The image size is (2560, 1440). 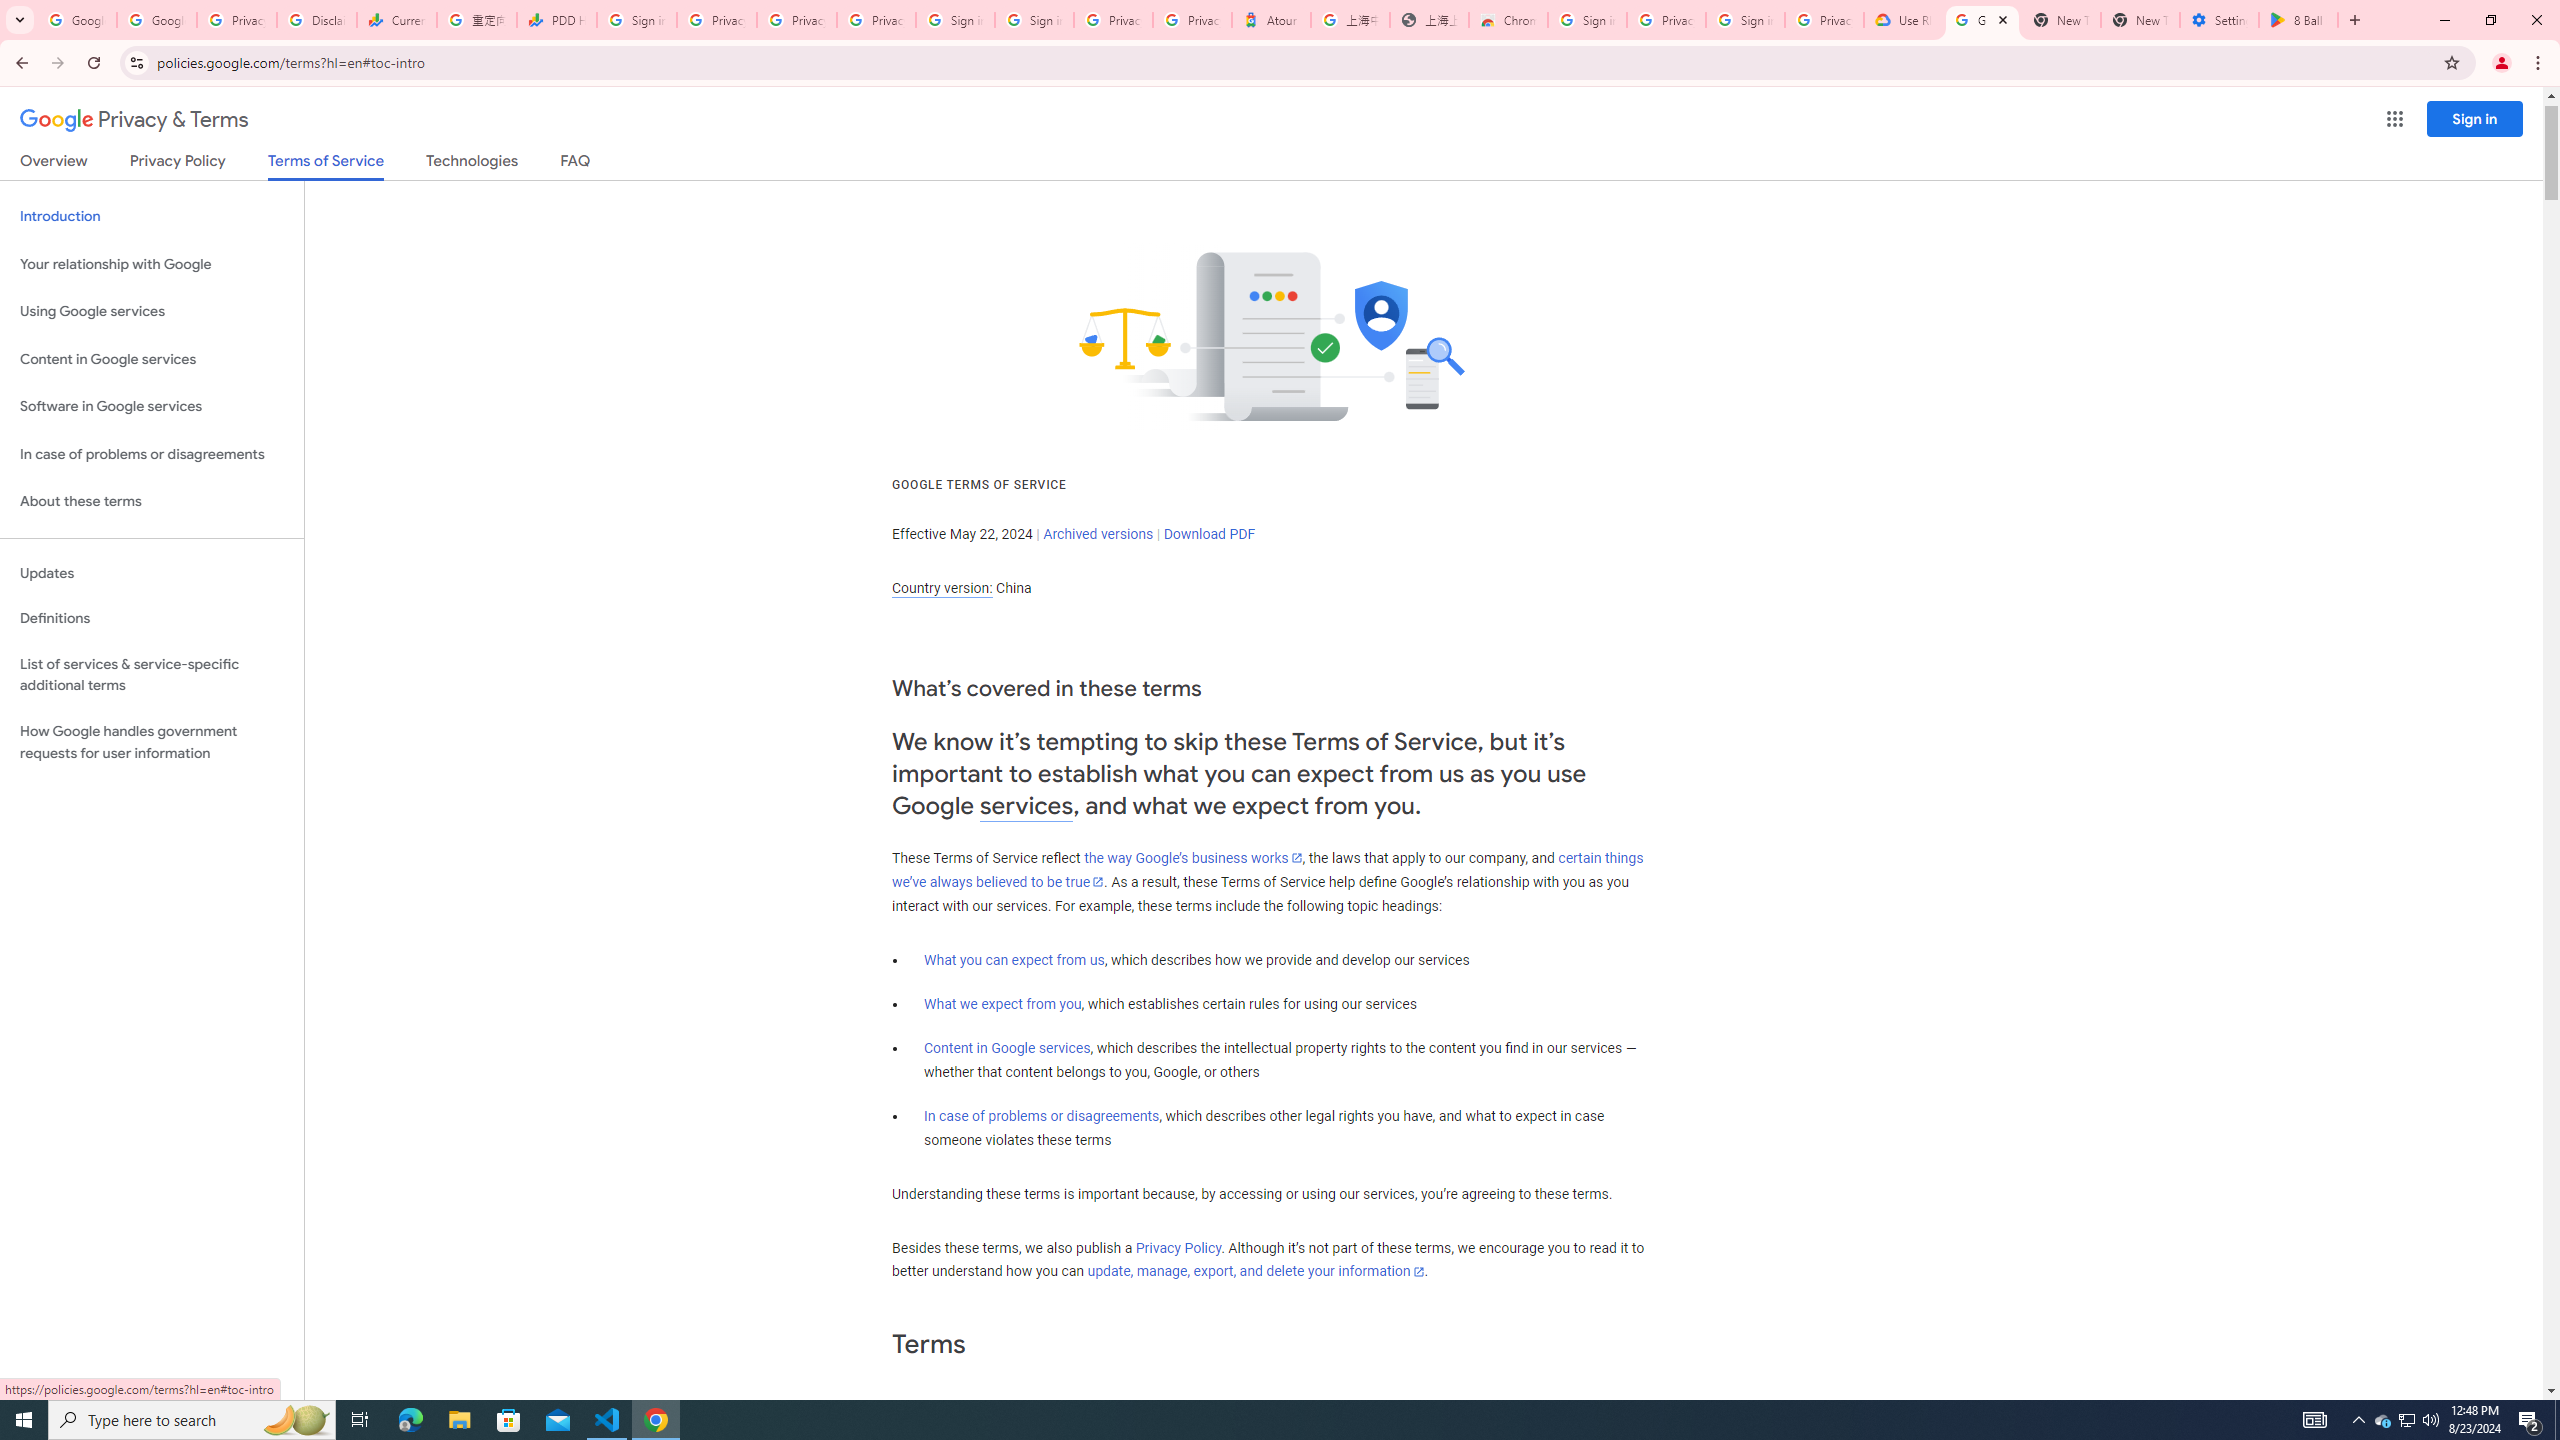 What do you see at coordinates (2298, 19) in the screenshot?
I see `'8 Ball Pool - Apps on Google Play'` at bounding box center [2298, 19].